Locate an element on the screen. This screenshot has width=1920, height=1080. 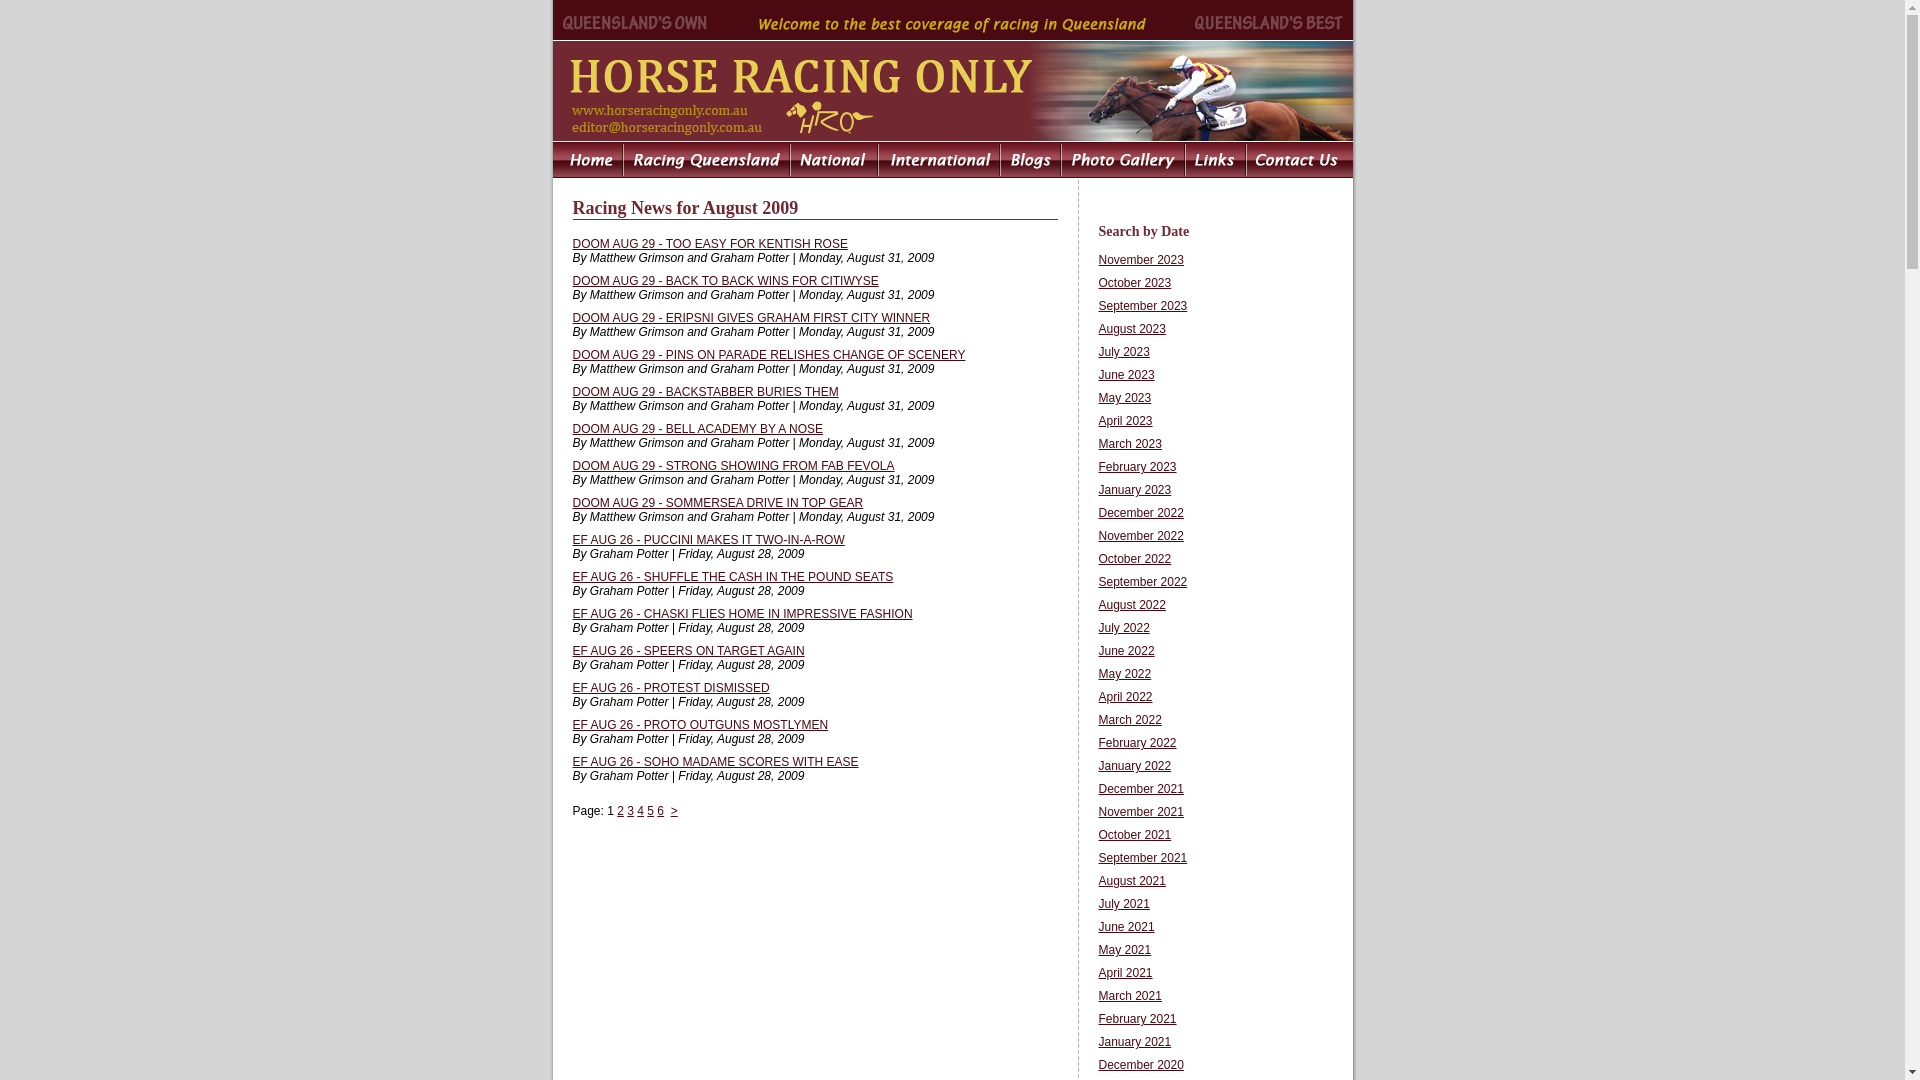
'April 2022' is located at coordinates (1097, 696).